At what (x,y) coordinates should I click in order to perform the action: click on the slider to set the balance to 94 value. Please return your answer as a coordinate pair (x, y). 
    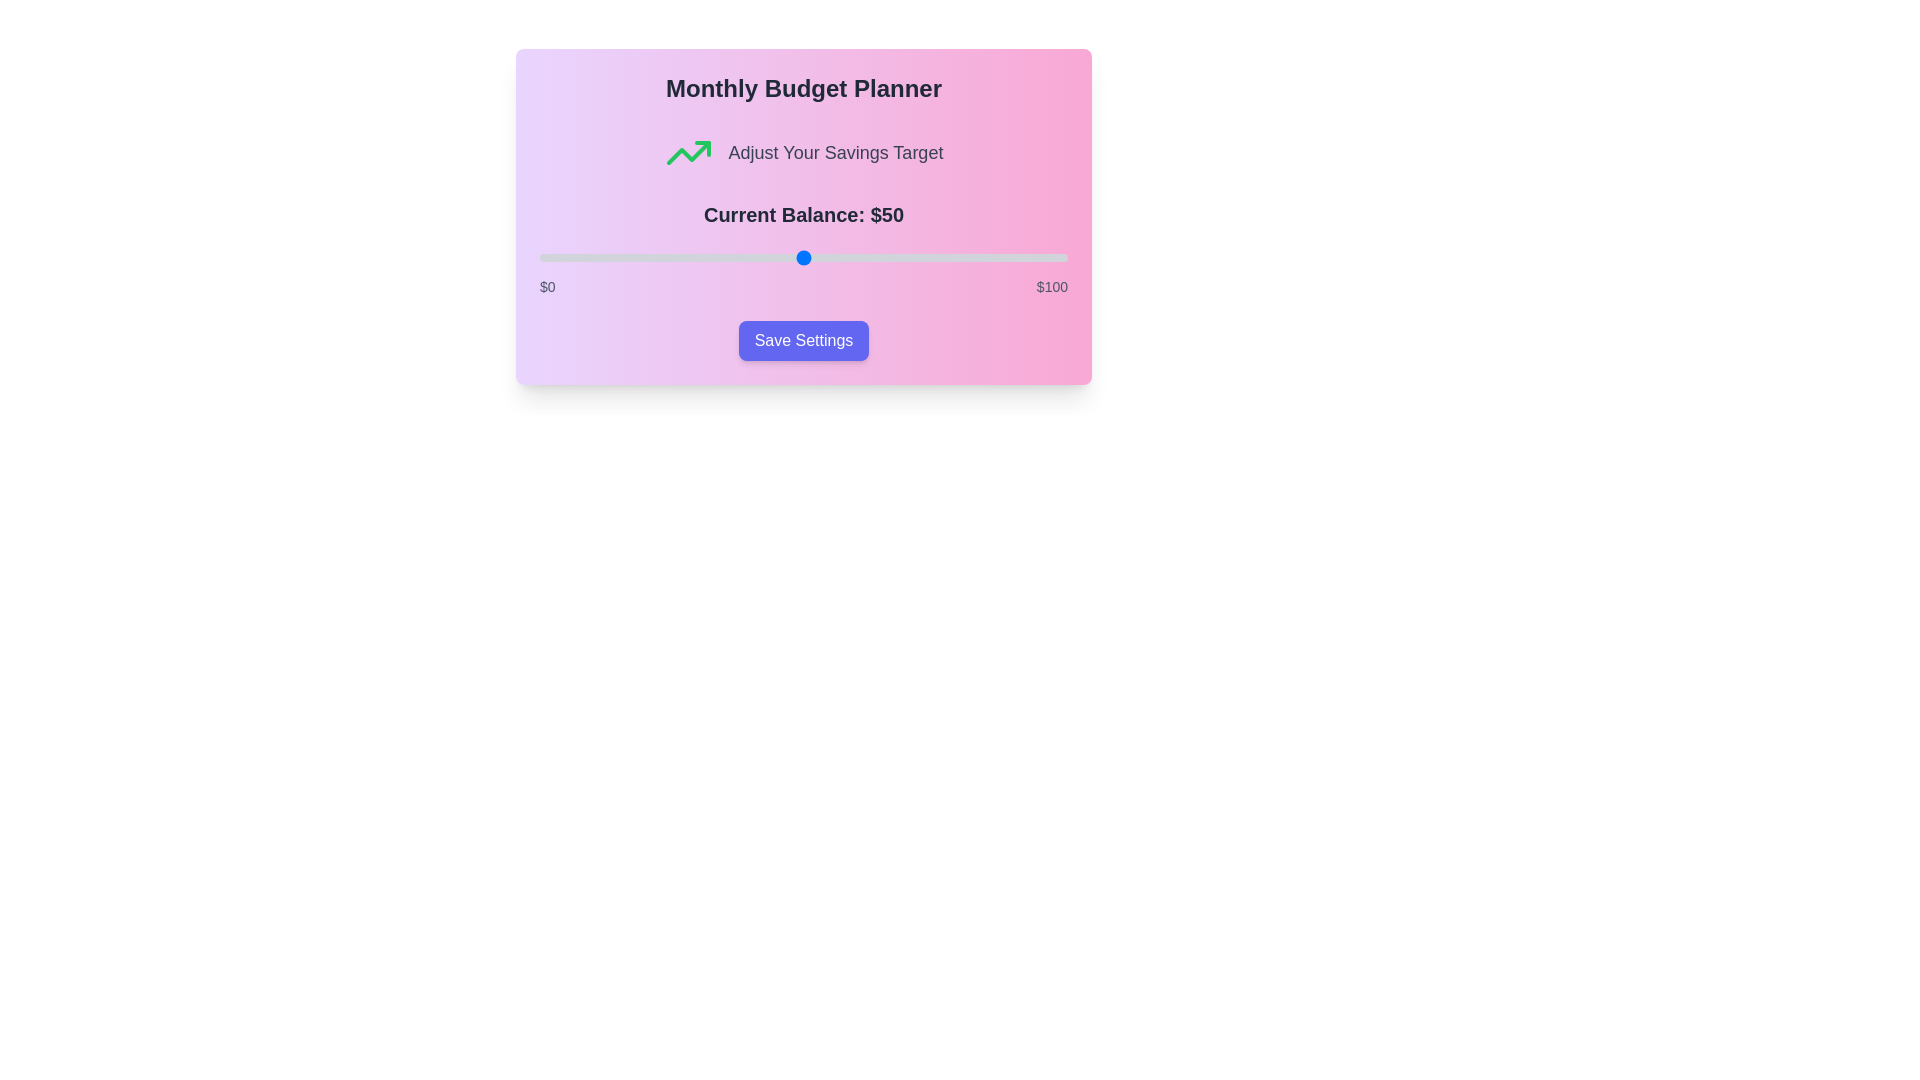
    Looking at the image, I should click on (1036, 257).